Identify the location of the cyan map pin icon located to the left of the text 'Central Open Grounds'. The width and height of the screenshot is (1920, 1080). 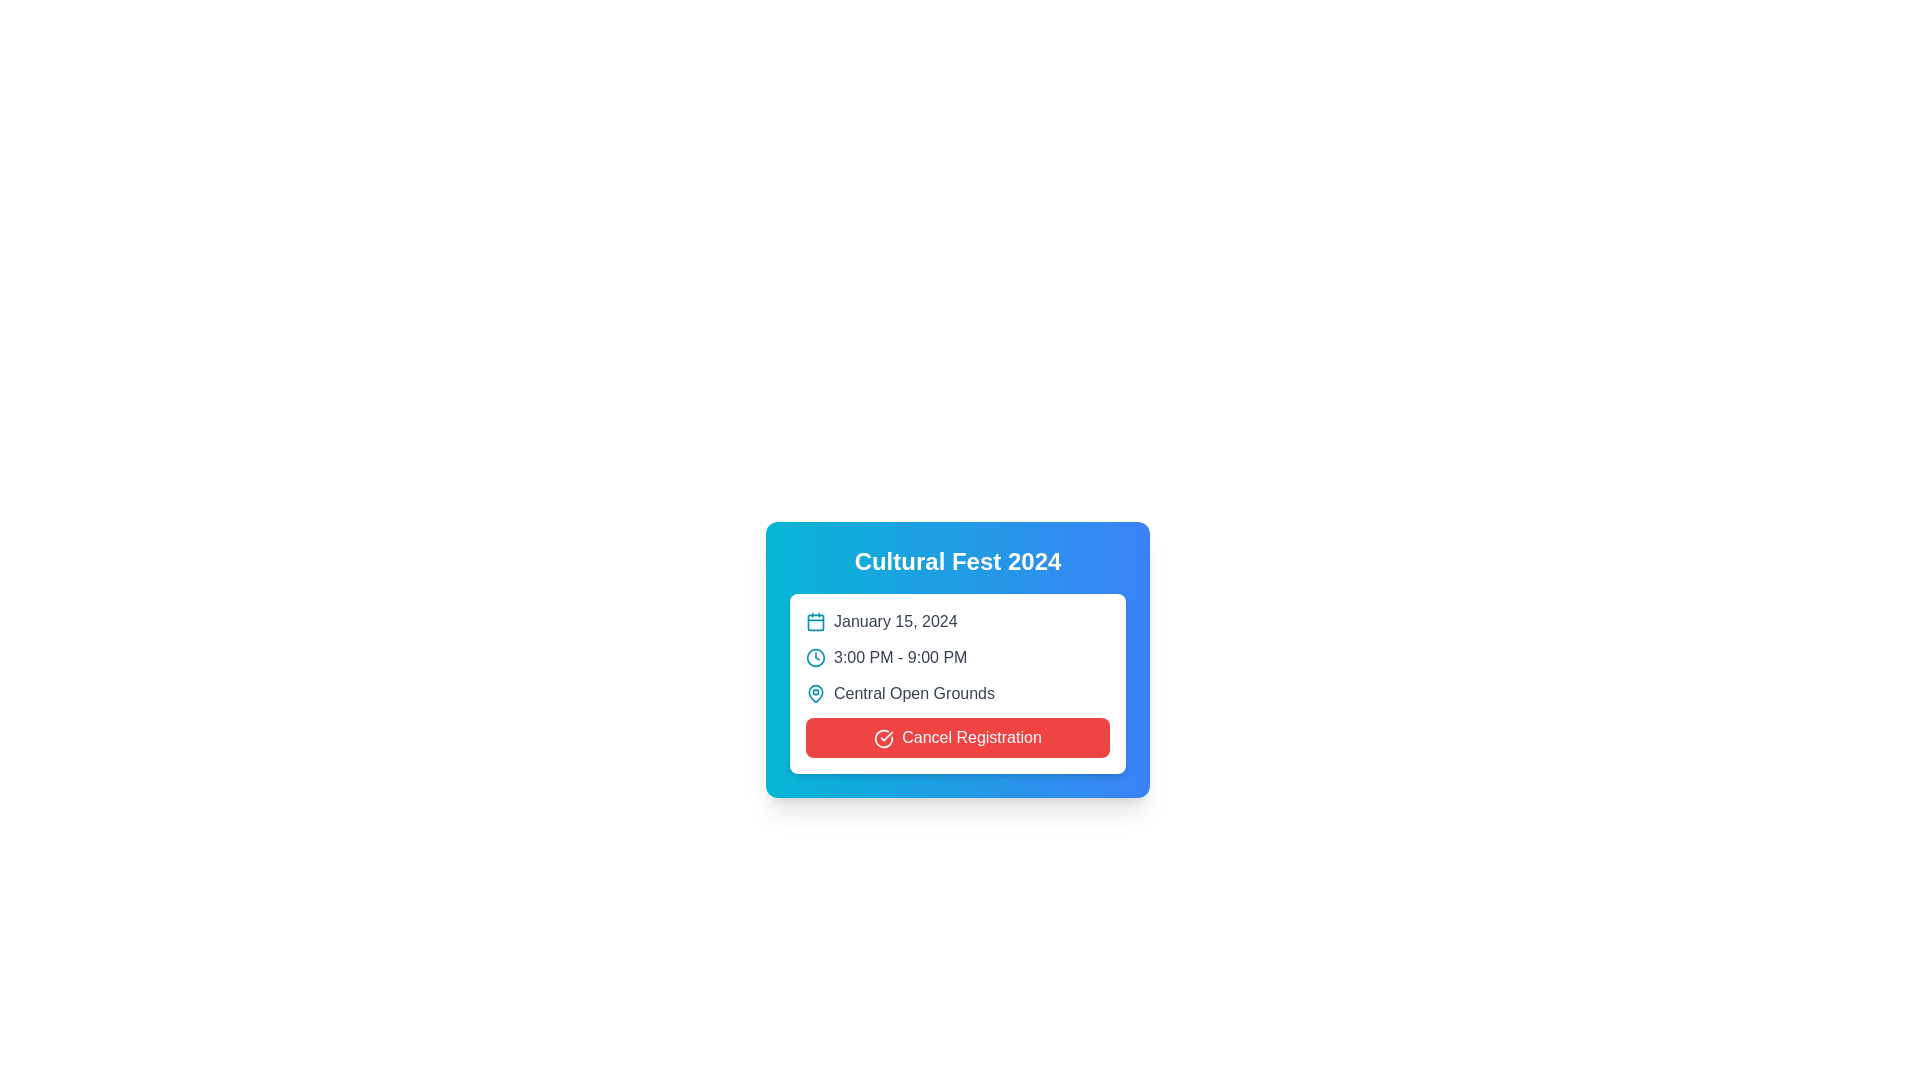
(816, 693).